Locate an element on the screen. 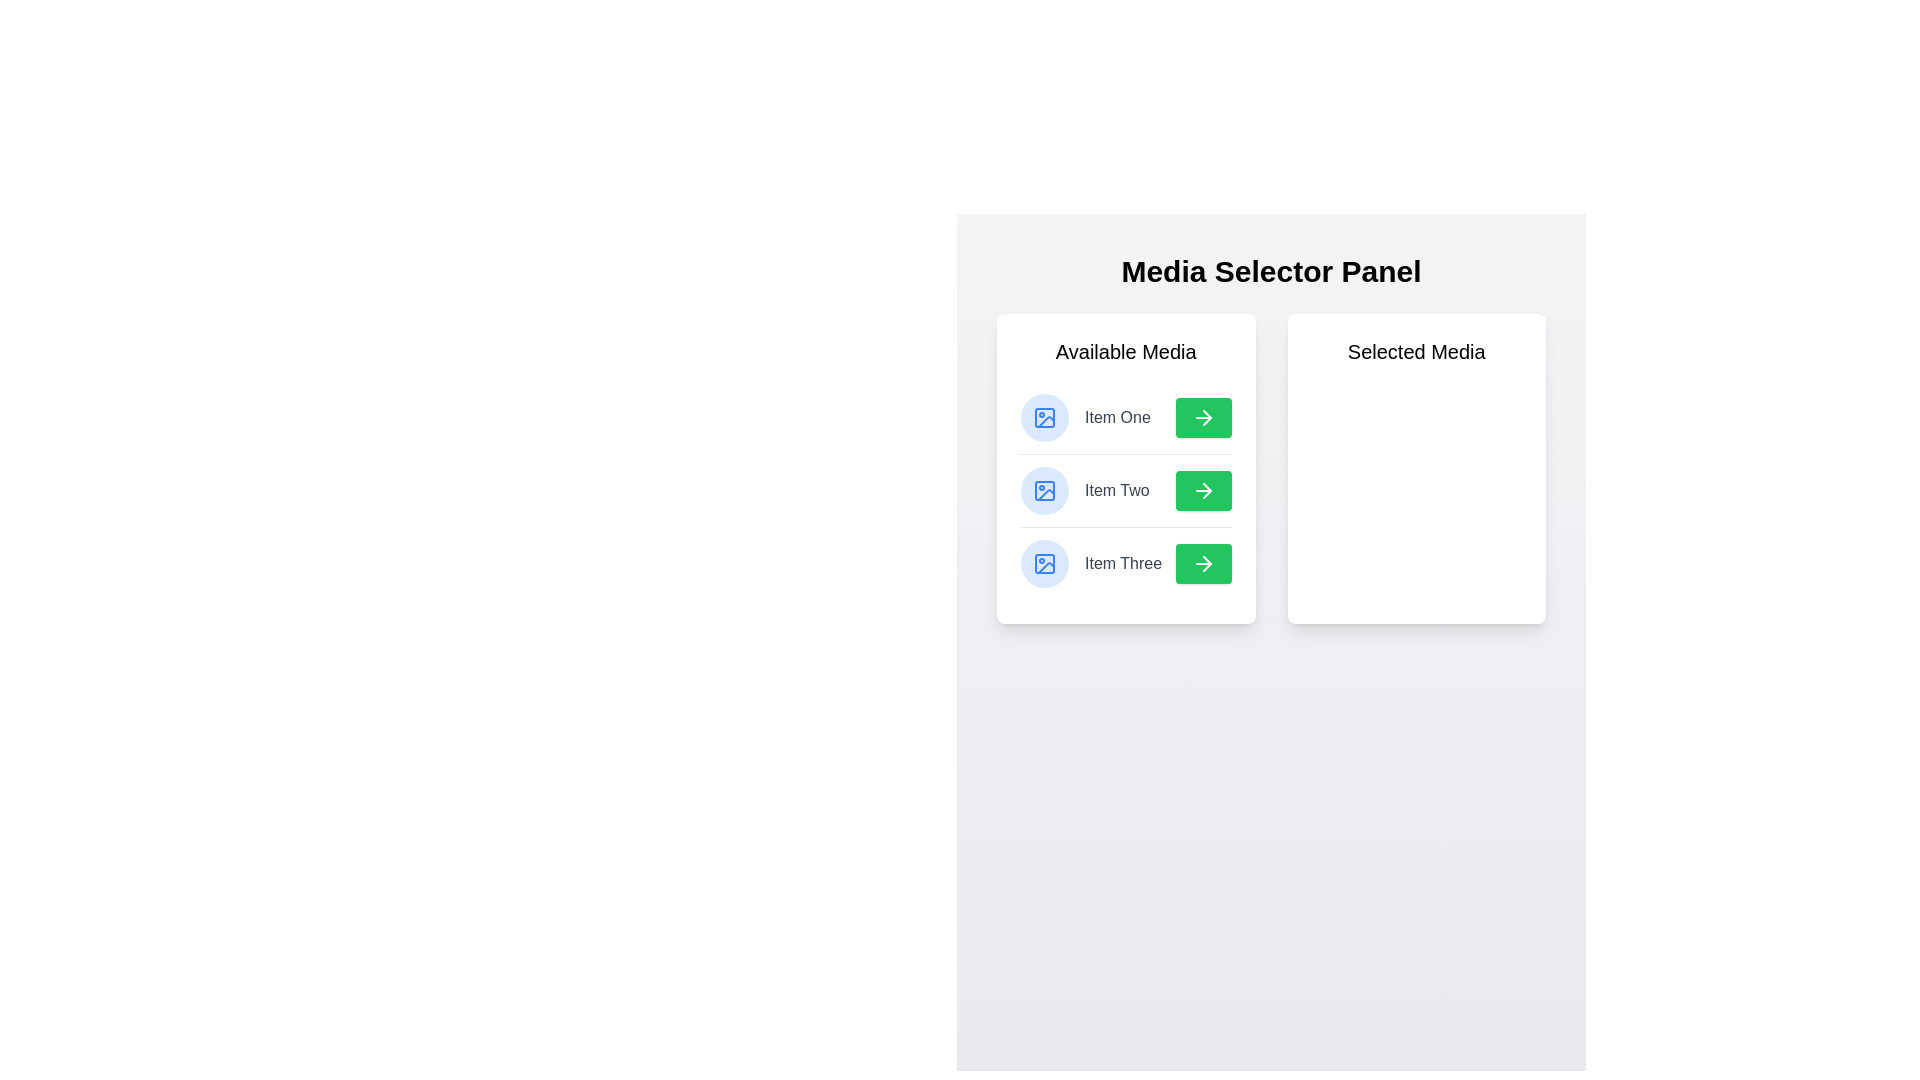 This screenshot has width=1920, height=1080. text content of the first Text Label in the 'Available Media' section, which helps users identify the media item is located at coordinates (1116, 416).